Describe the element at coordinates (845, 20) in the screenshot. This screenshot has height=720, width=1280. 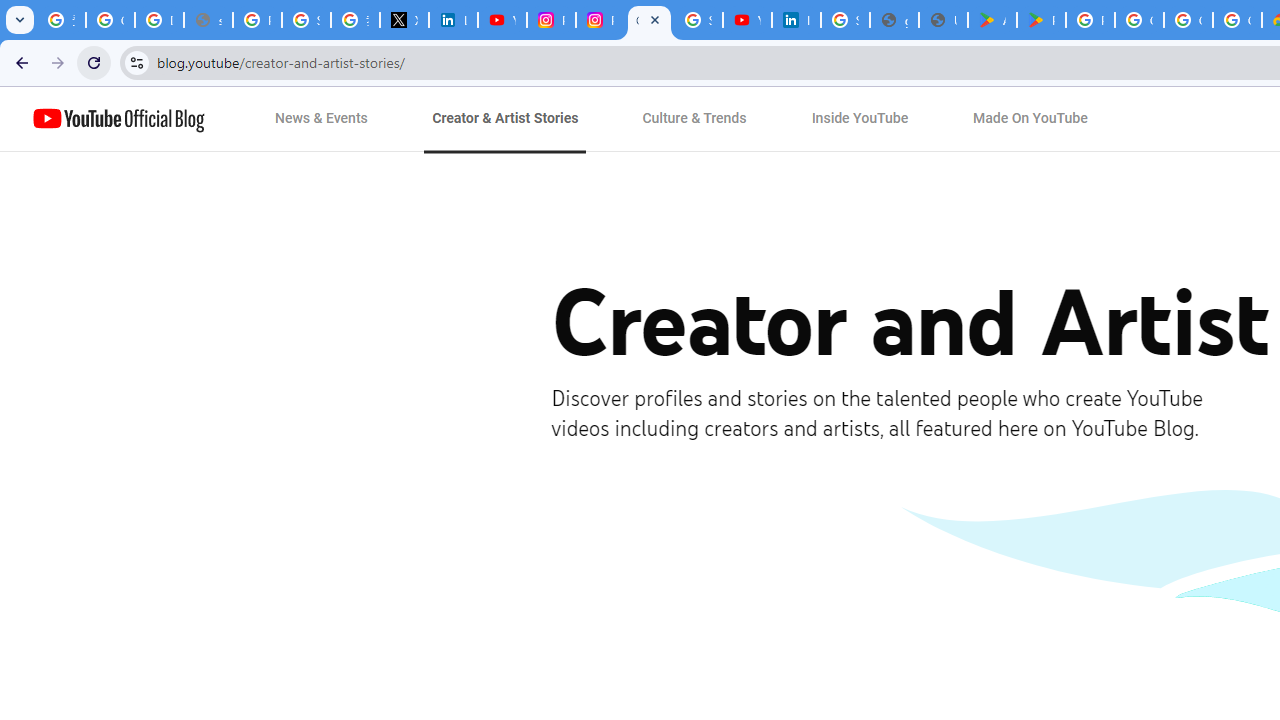
I see `'Sign in - Google Accounts'` at that location.